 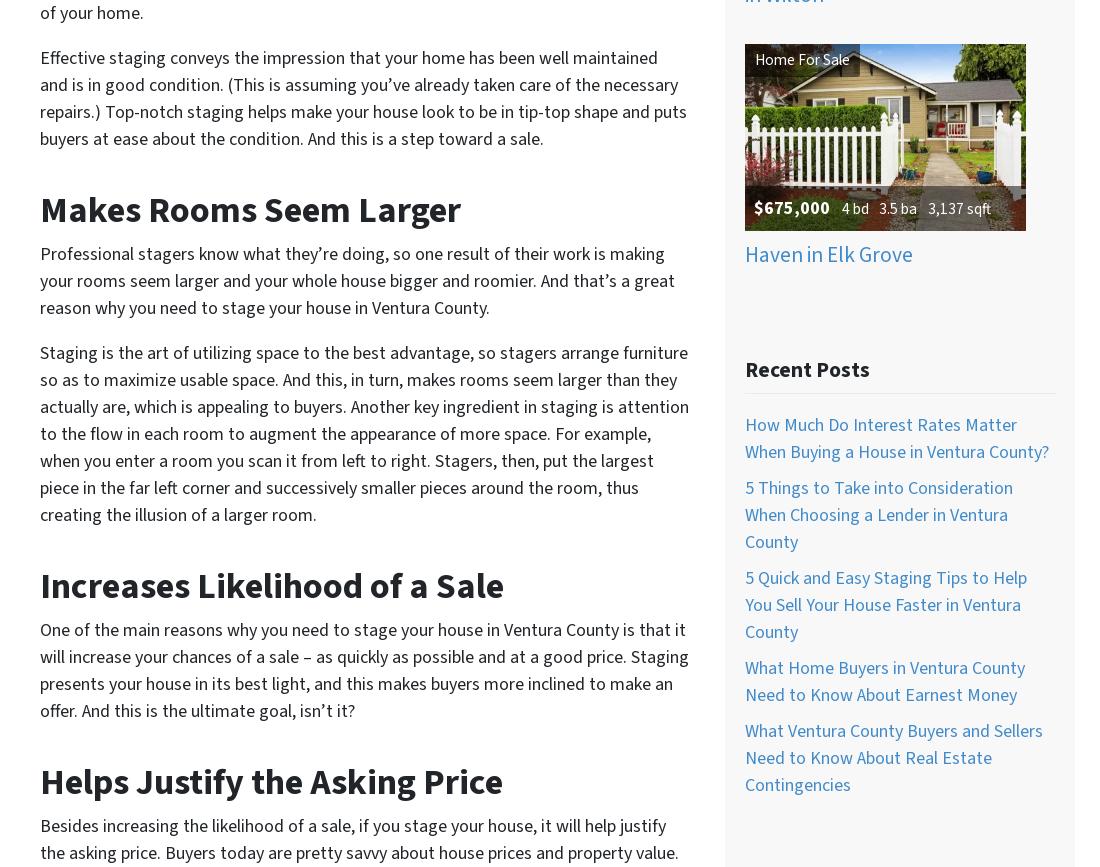 I want to click on 'Real Estate Agents In Fillmore, California', so click(x=23, y=484).